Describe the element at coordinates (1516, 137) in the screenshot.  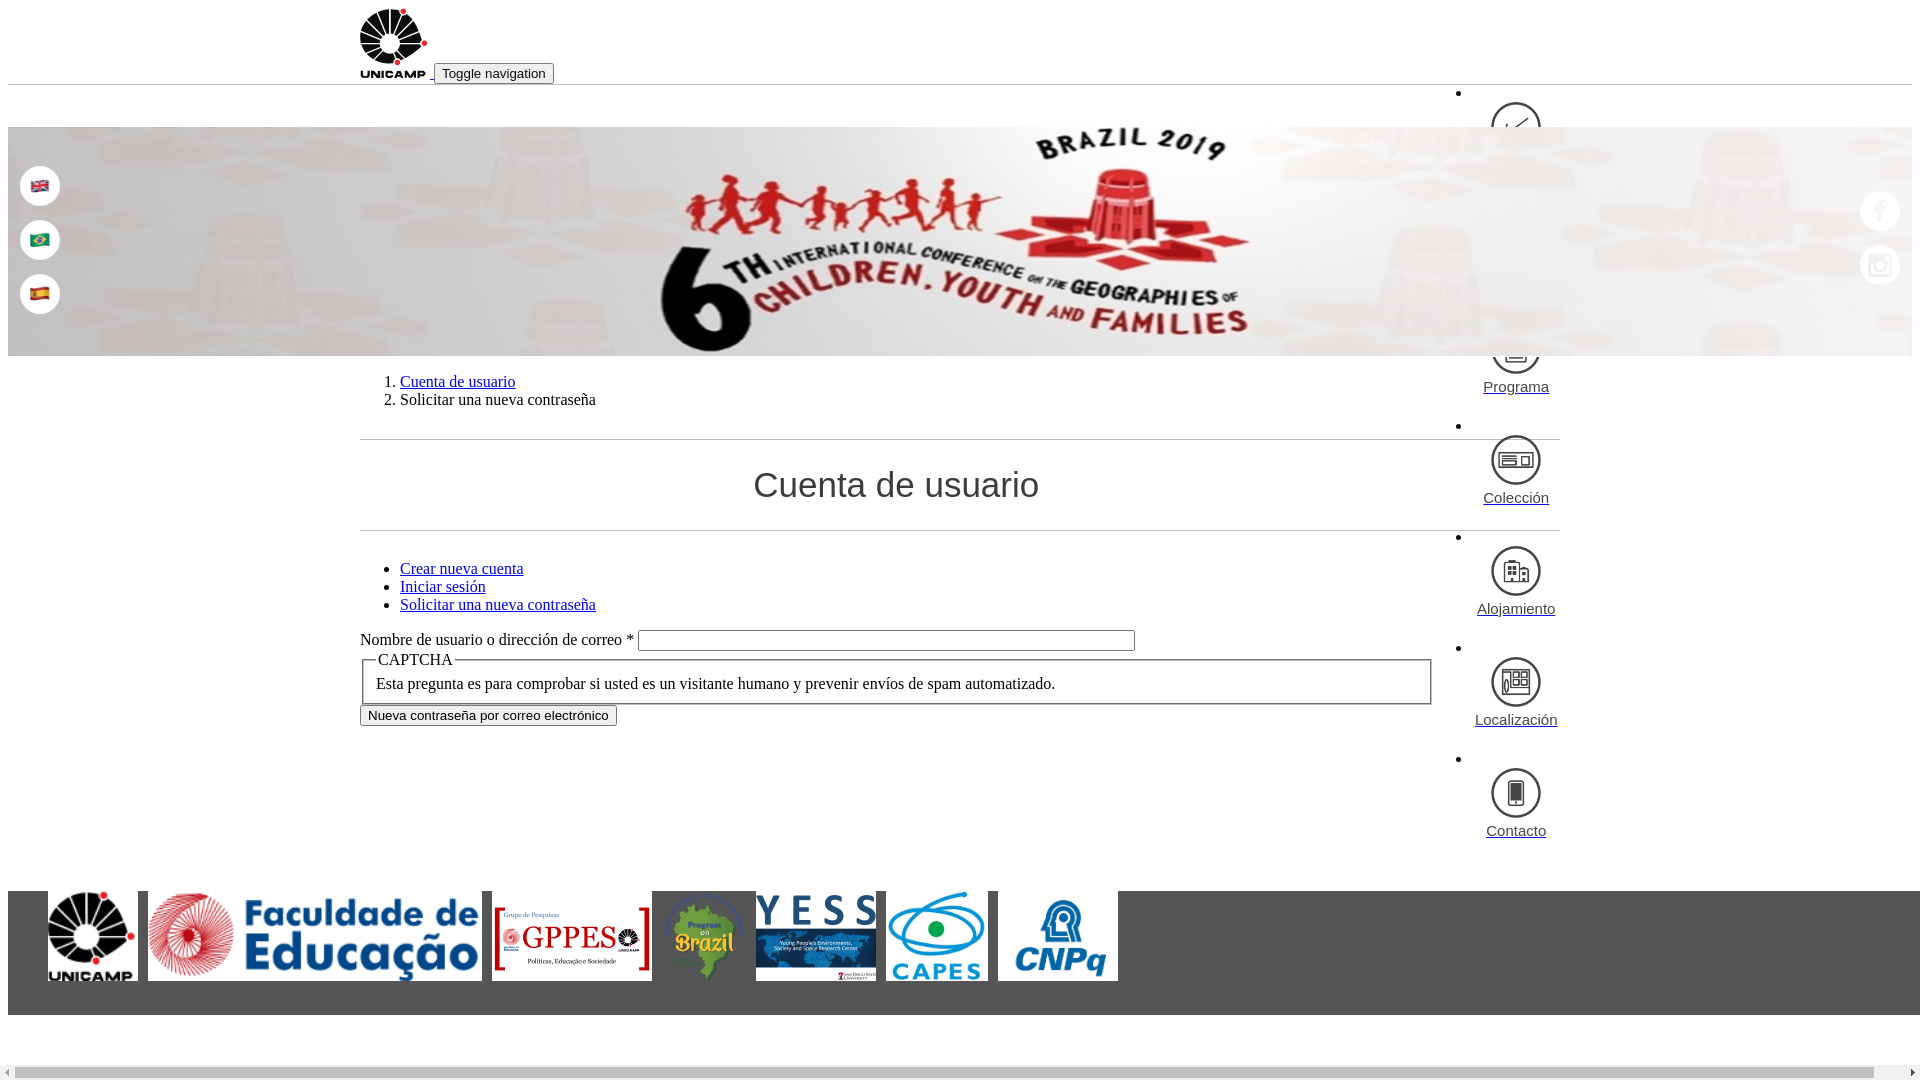
I see `'Inscripciones'` at that location.